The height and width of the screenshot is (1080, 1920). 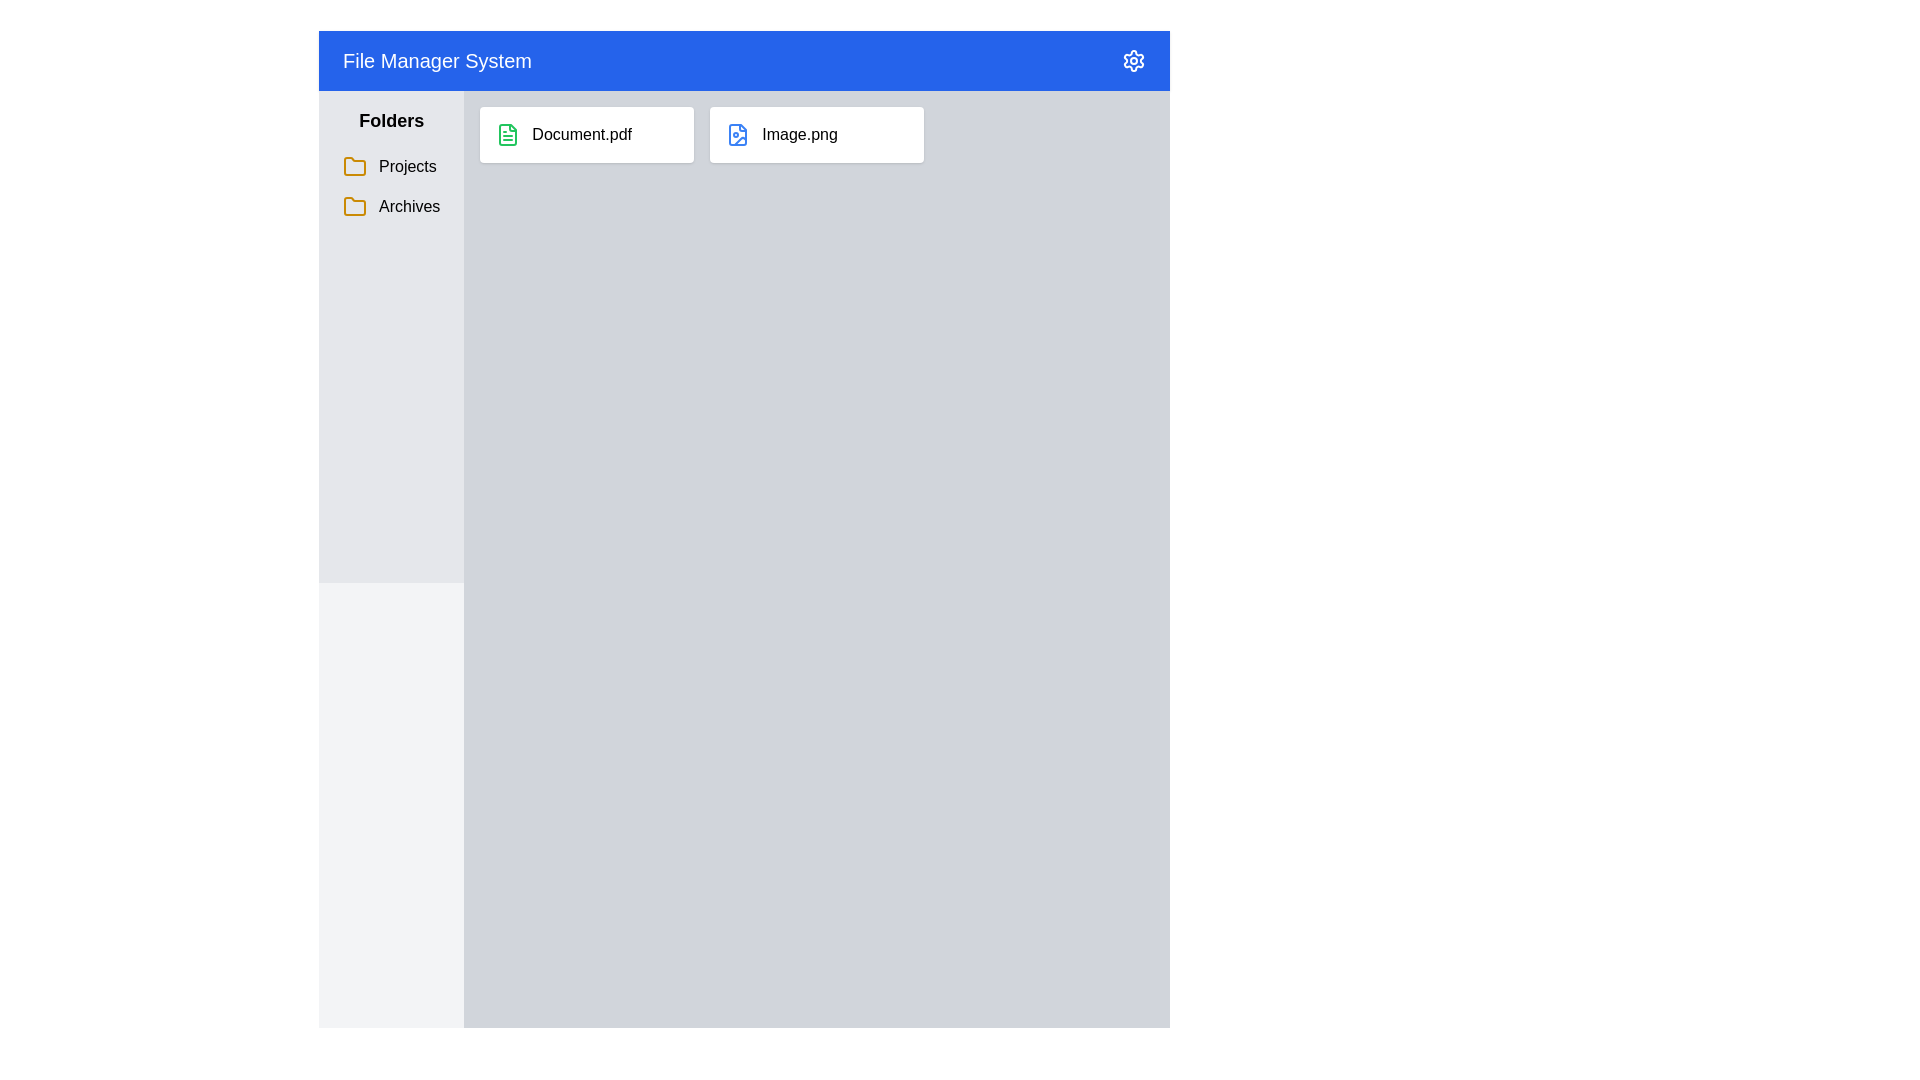 I want to click on the 'Archives' text label in the left sidebar under the 'Folders' section, which is adjacent to the yellow folder icon, so click(x=408, y=207).